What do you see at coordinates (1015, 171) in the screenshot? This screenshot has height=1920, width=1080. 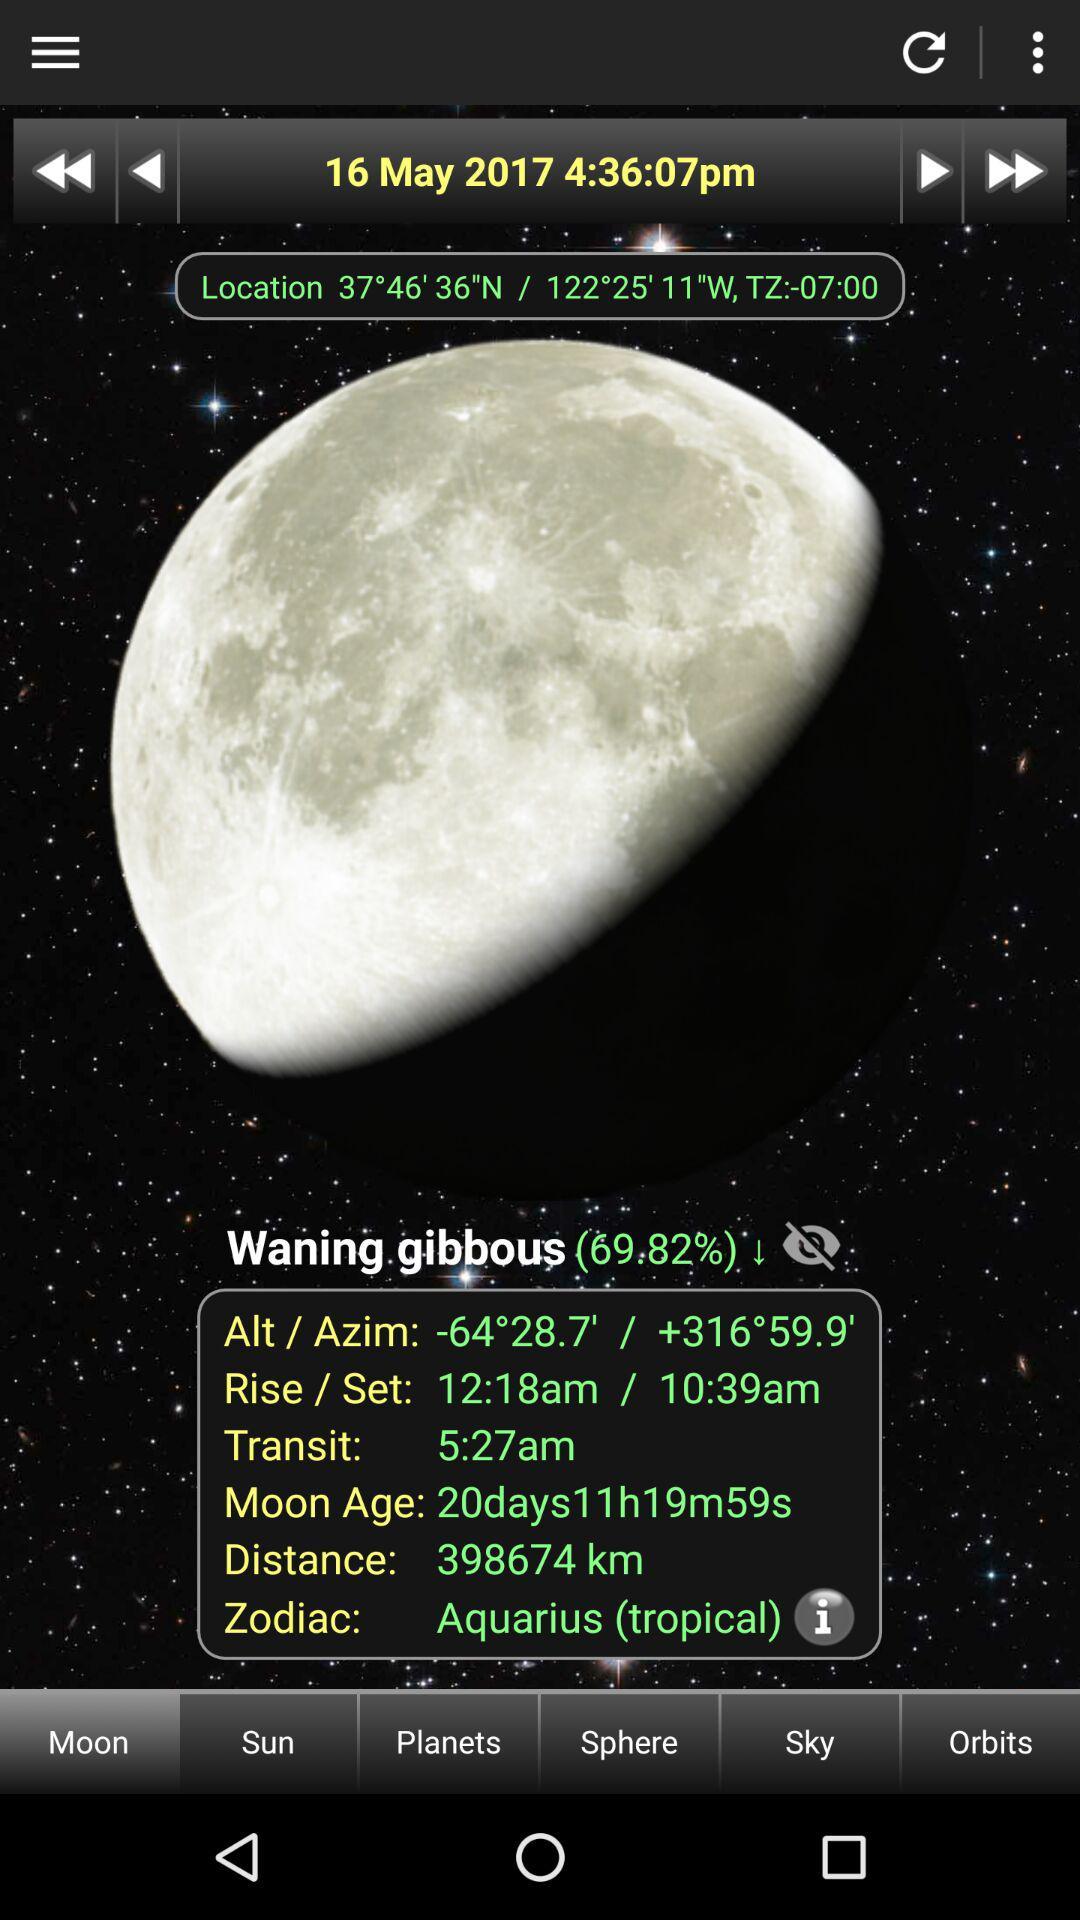 I see `go forward to last` at bounding box center [1015, 171].